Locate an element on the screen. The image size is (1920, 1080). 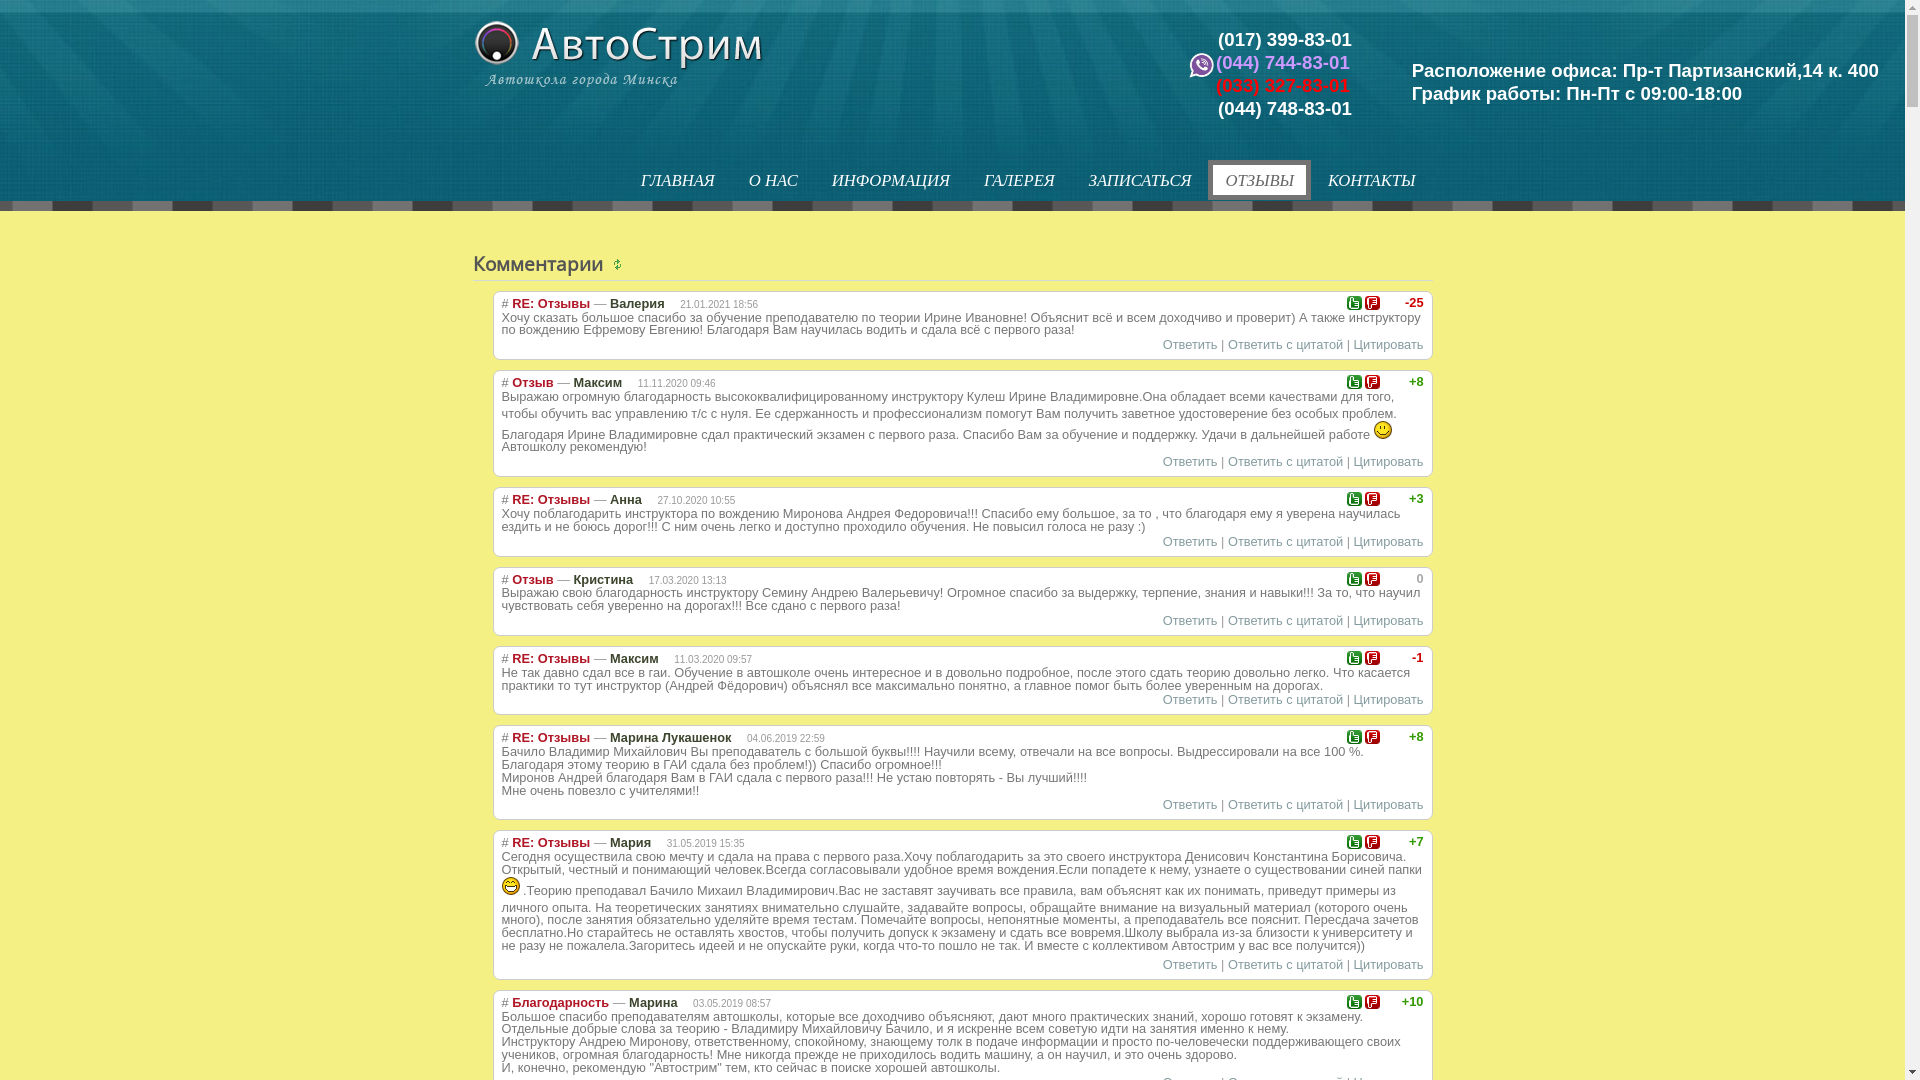
'(044) 744-83-01' is located at coordinates (1282, 61).